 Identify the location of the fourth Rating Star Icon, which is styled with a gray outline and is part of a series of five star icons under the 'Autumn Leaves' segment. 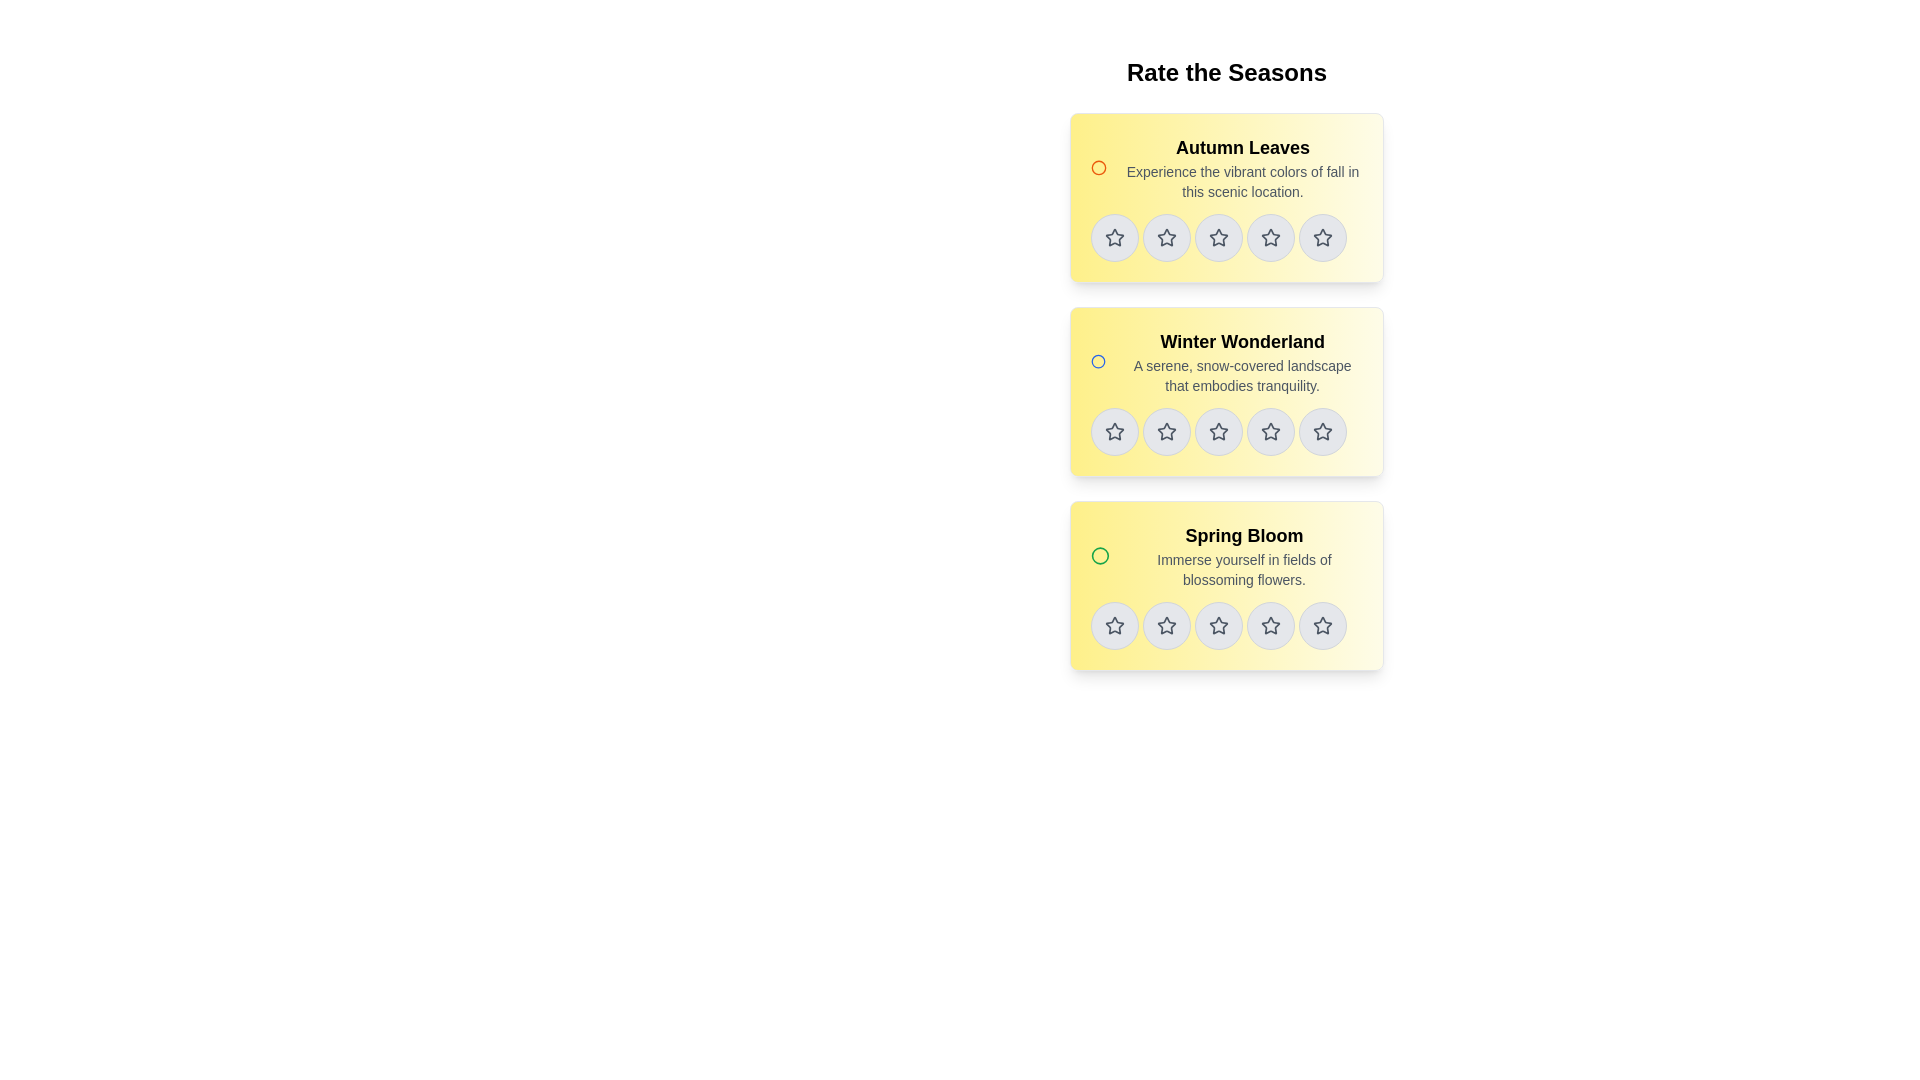
(1270, 237).